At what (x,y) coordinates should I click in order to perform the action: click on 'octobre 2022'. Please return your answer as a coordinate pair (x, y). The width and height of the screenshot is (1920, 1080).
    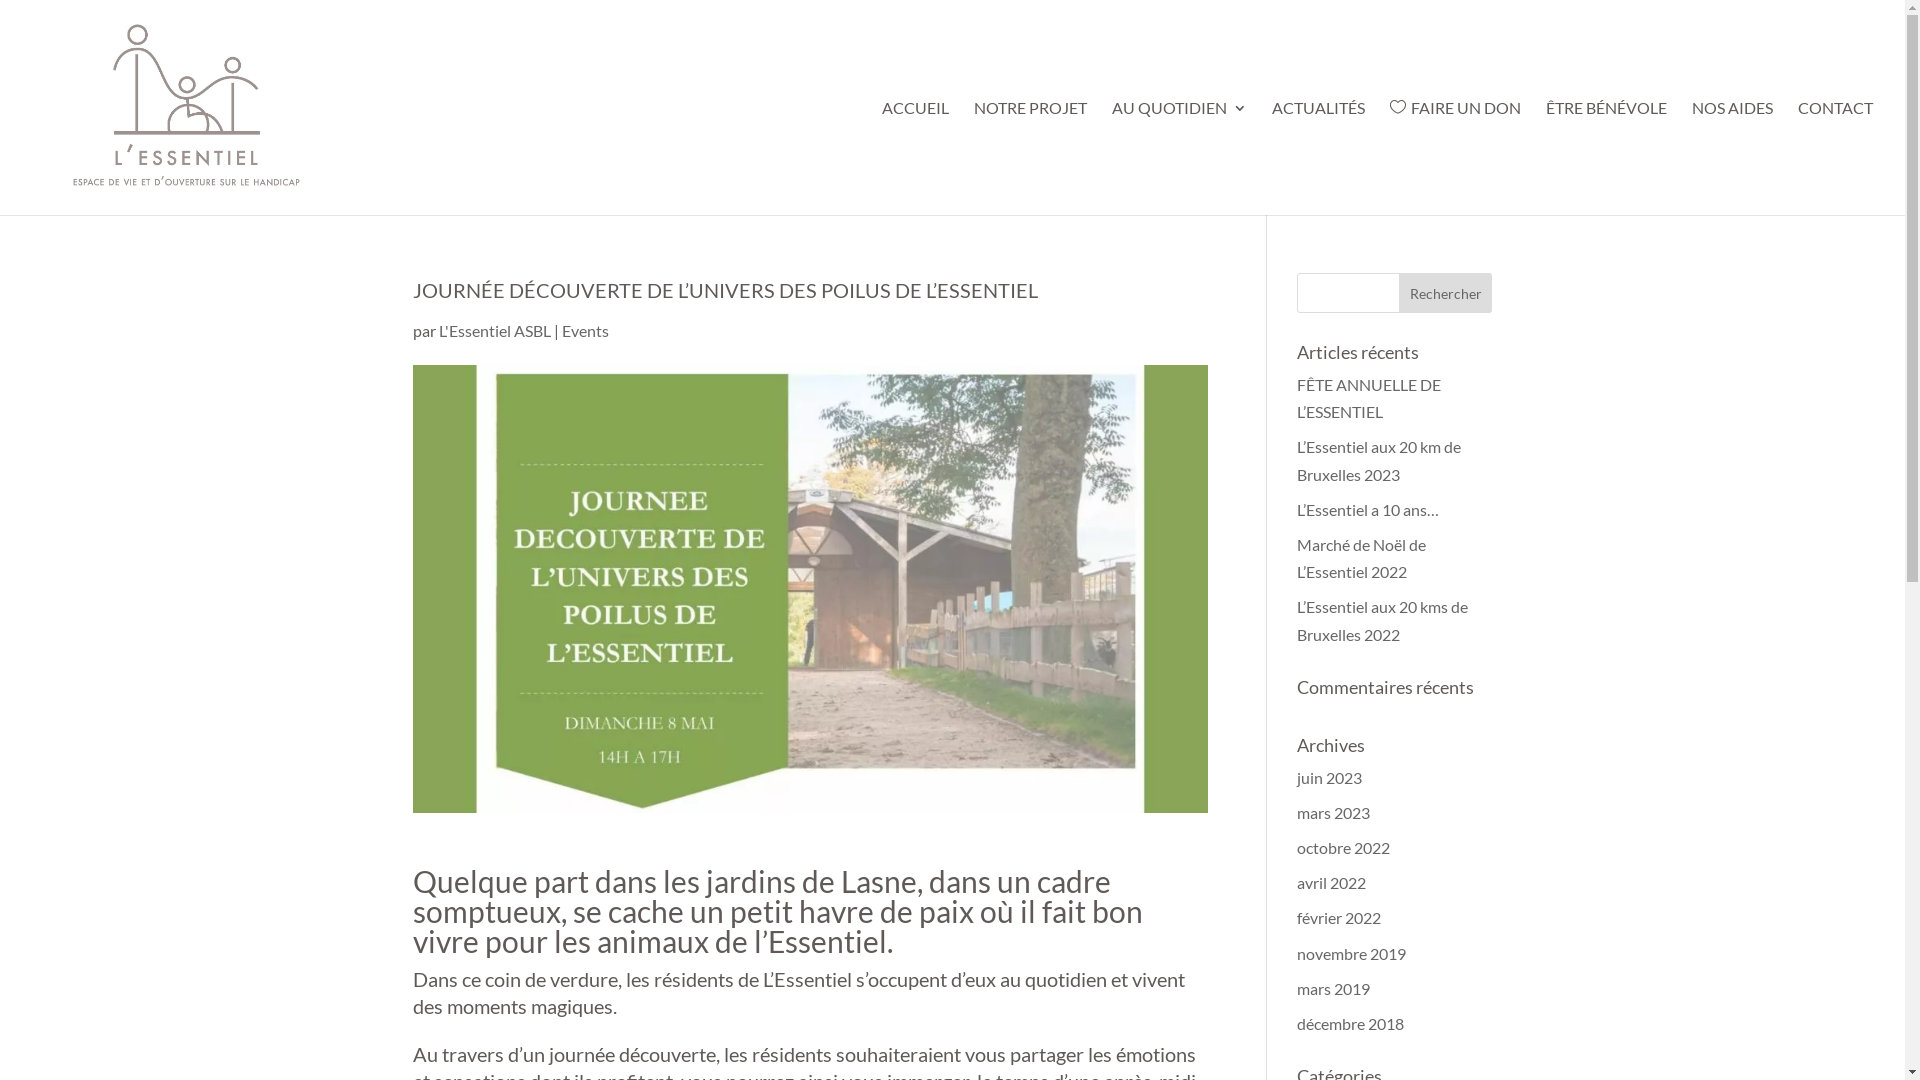
    Looking at the image, I should click on (1343, 847).